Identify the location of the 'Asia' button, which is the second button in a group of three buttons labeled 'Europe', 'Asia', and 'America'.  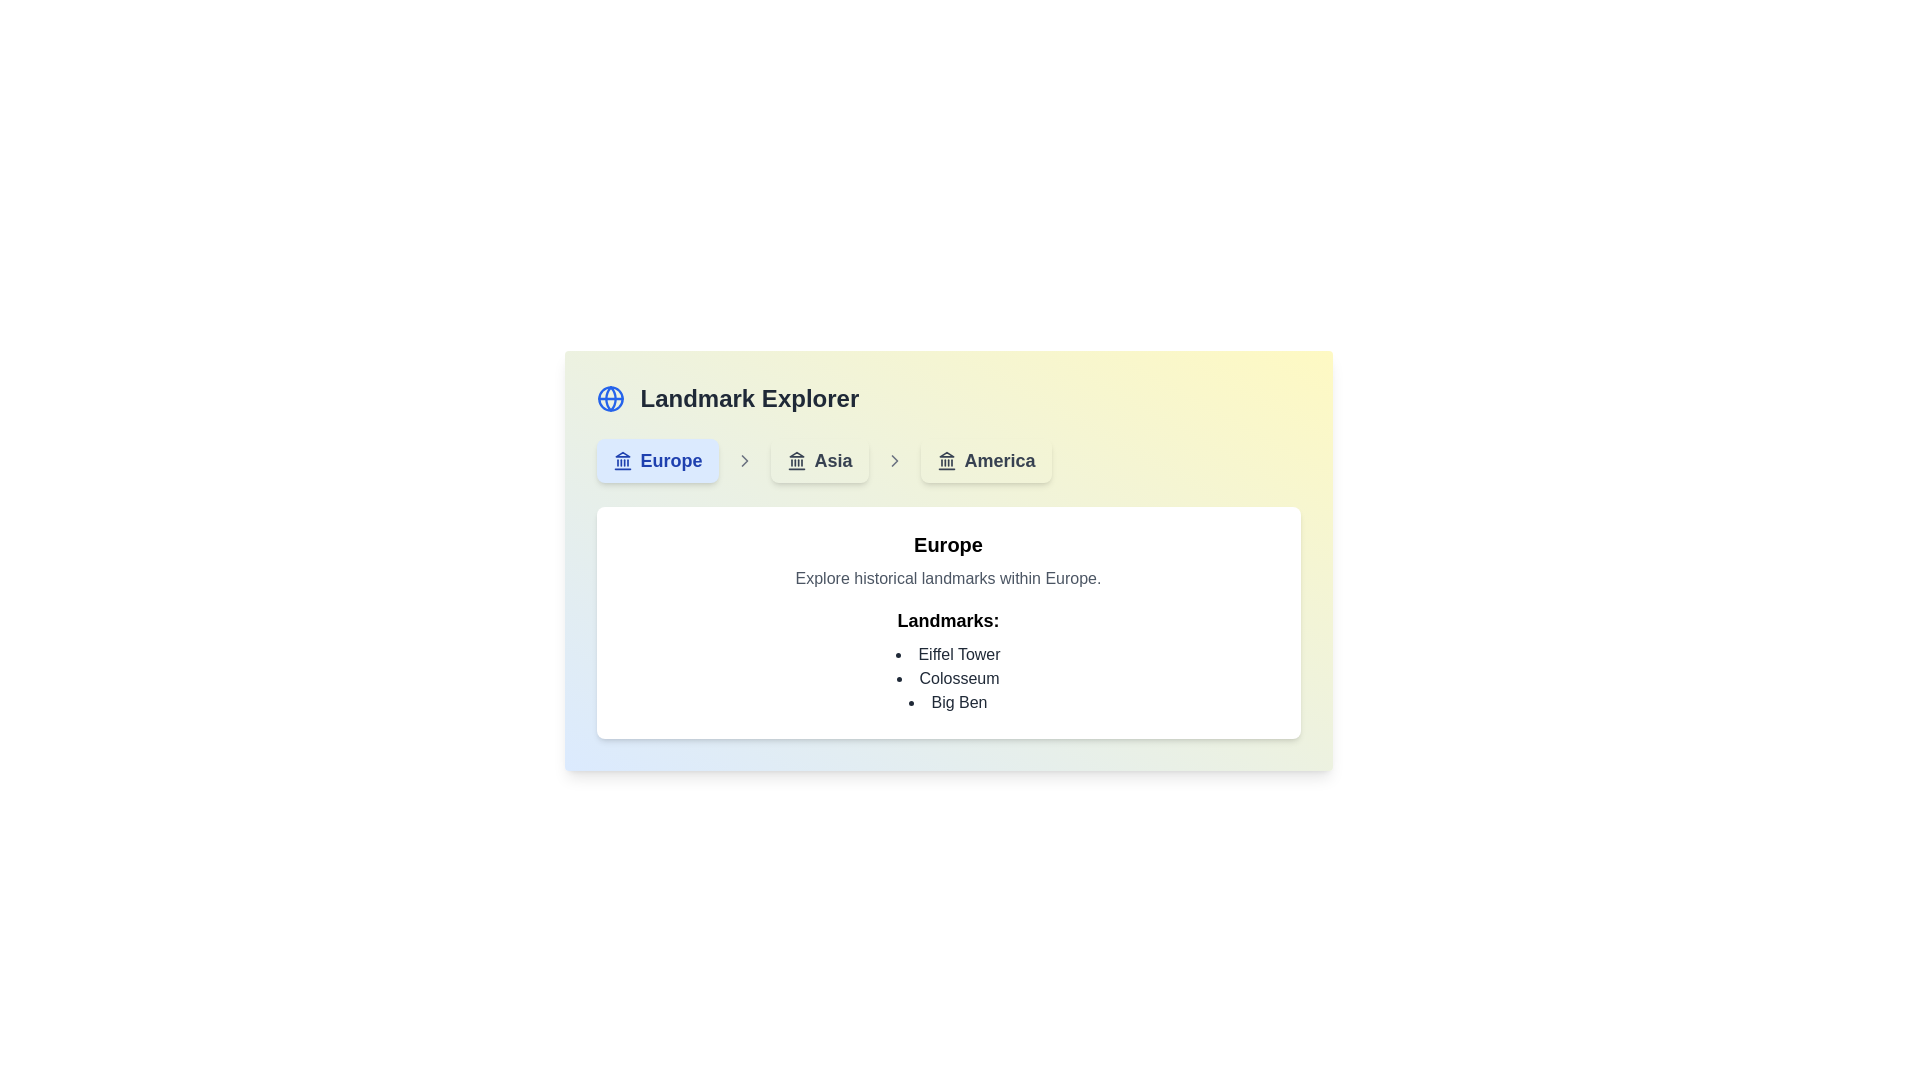
(819, 461).